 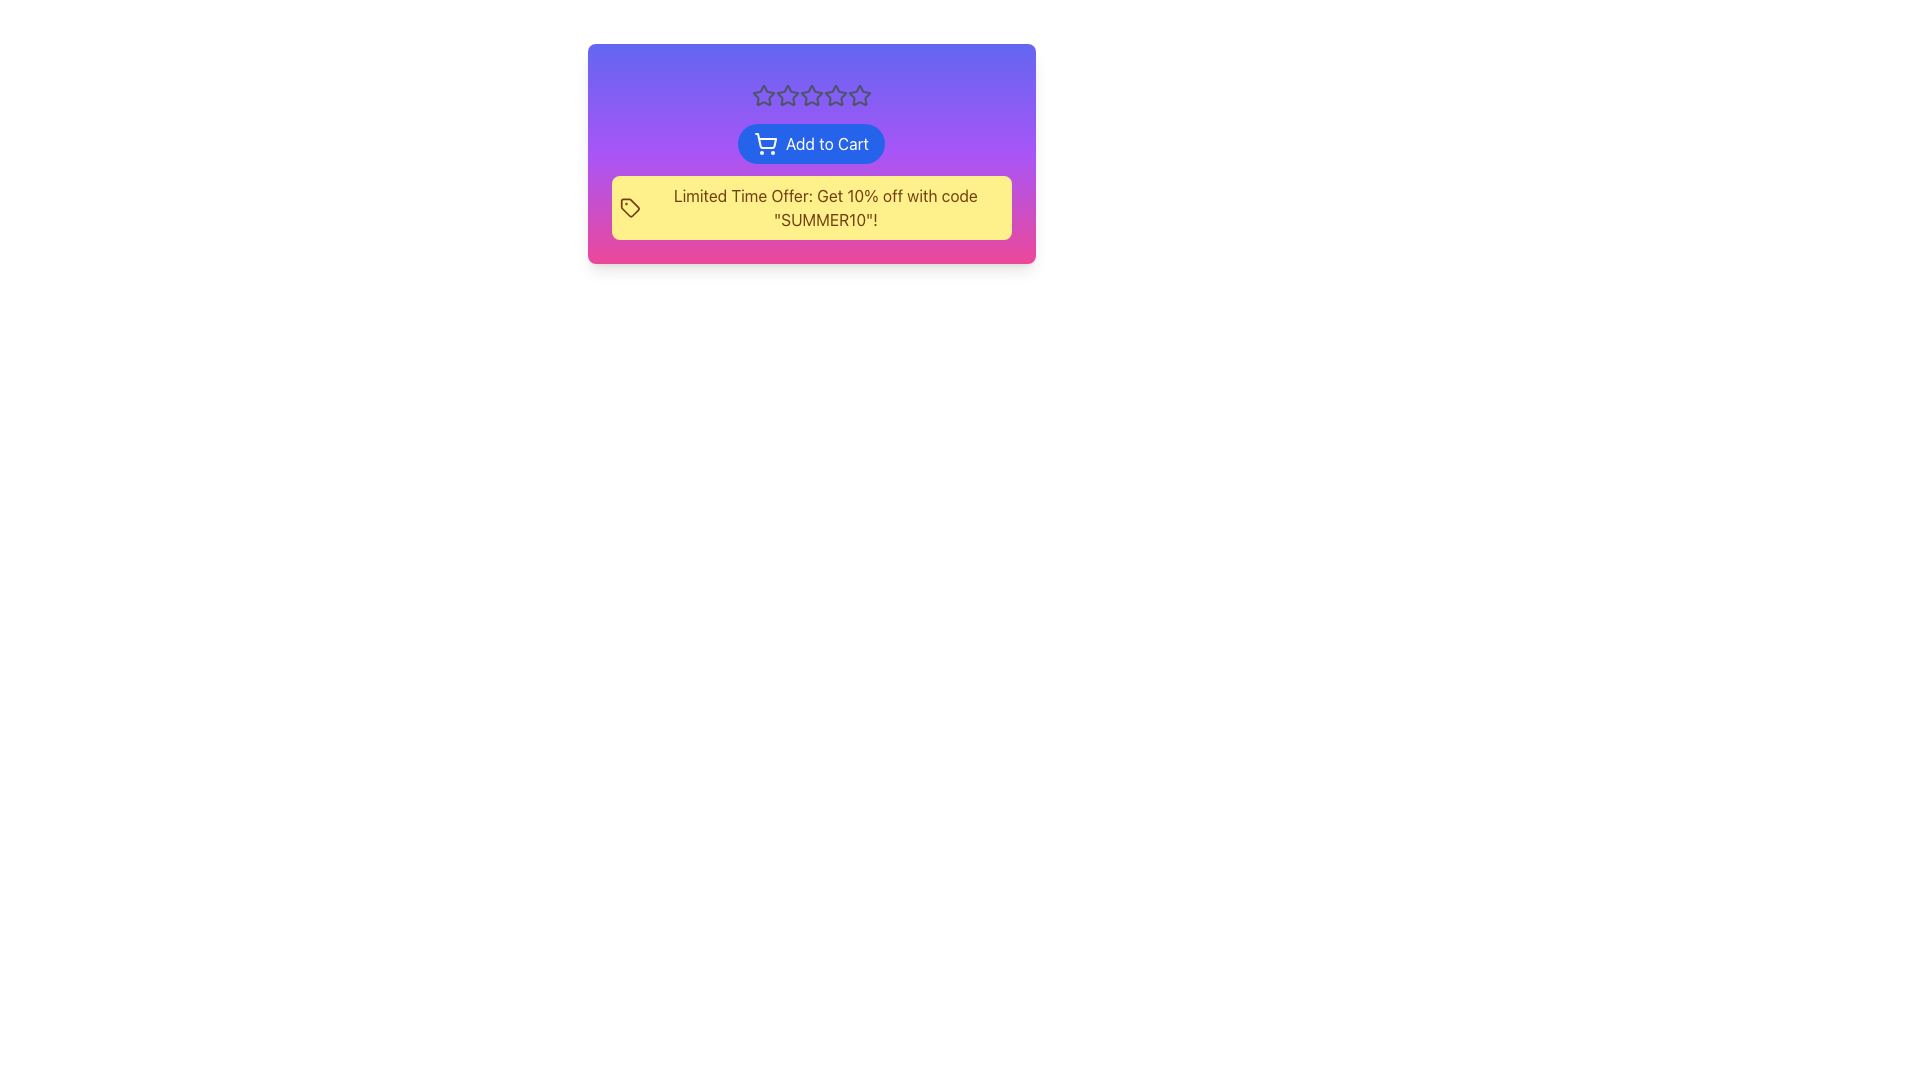 What do you see at coordinates (859, 95) in the screenshot?
I see `the fourth rating star in the rating system` at bounding box center [859, 95].